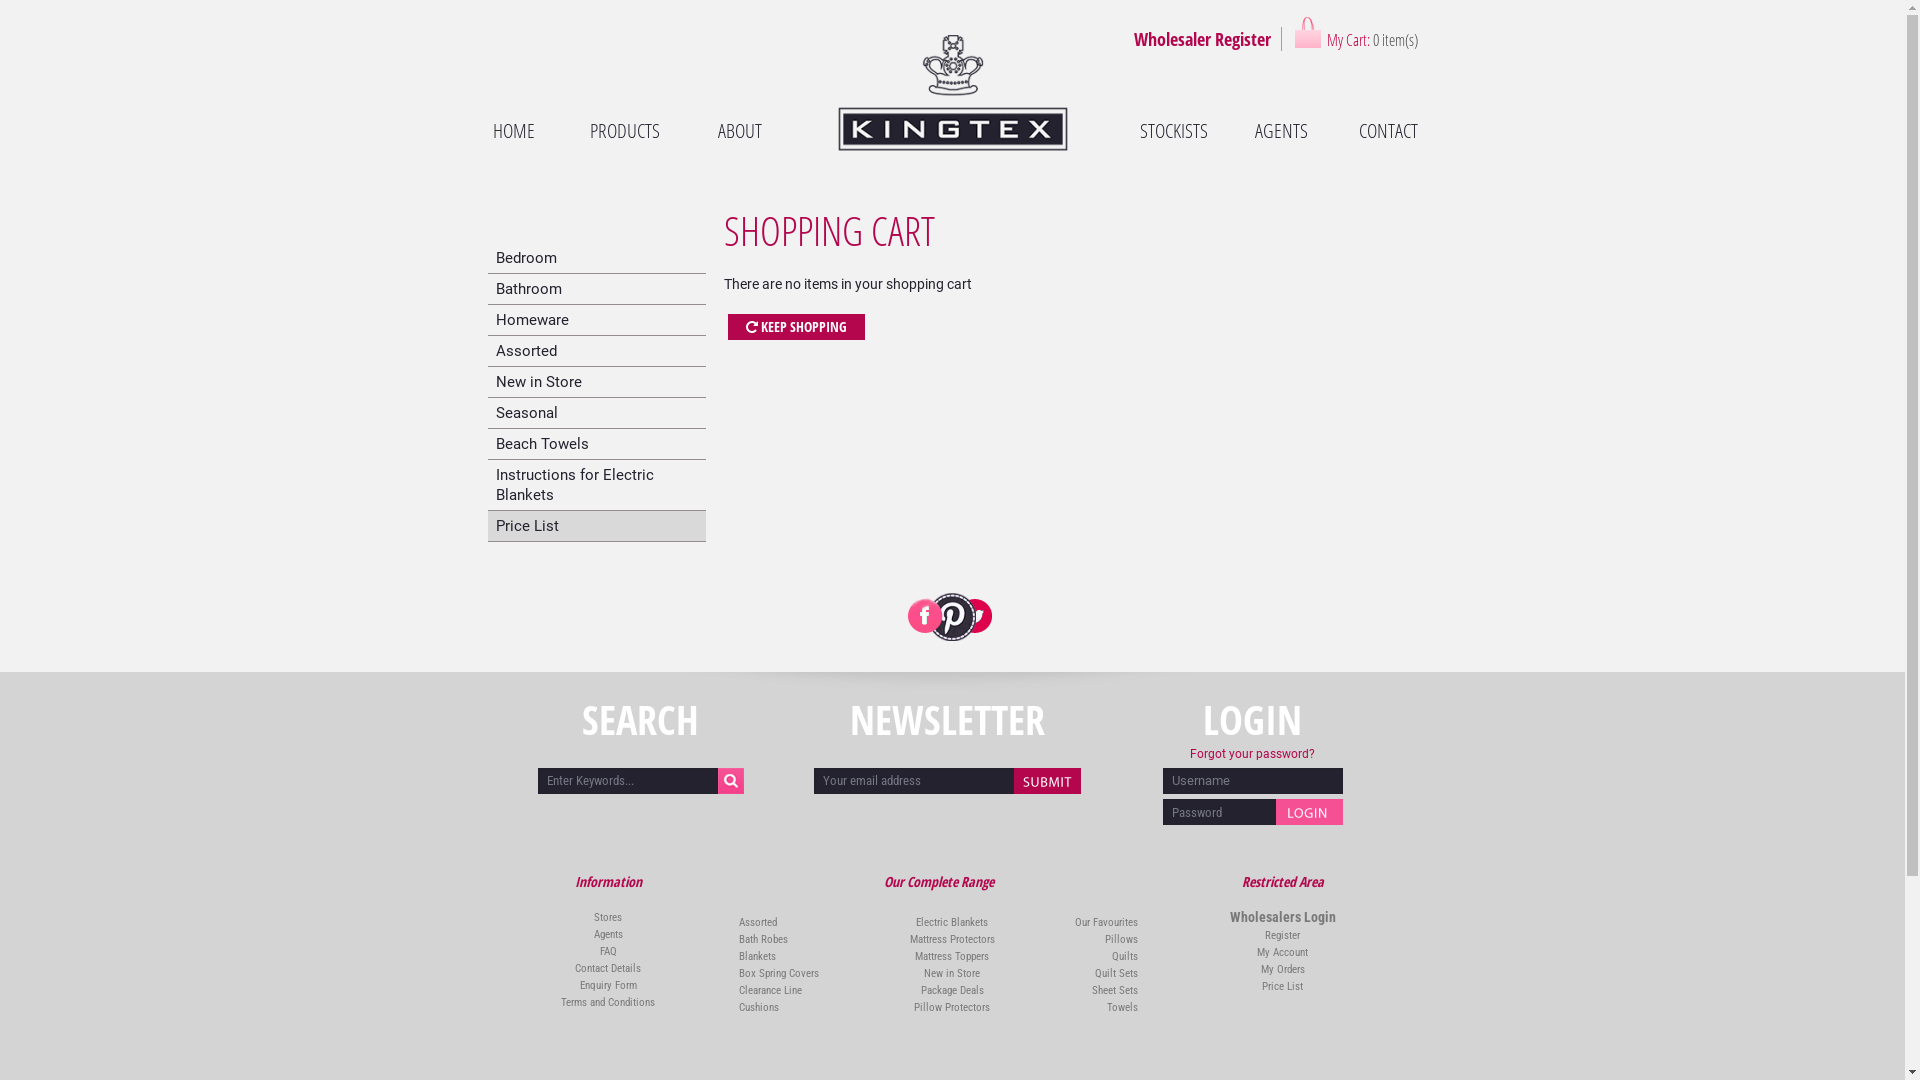 This screenshot has height=1080, width=1920. I want to click on 'Stores', so click(607, 917).